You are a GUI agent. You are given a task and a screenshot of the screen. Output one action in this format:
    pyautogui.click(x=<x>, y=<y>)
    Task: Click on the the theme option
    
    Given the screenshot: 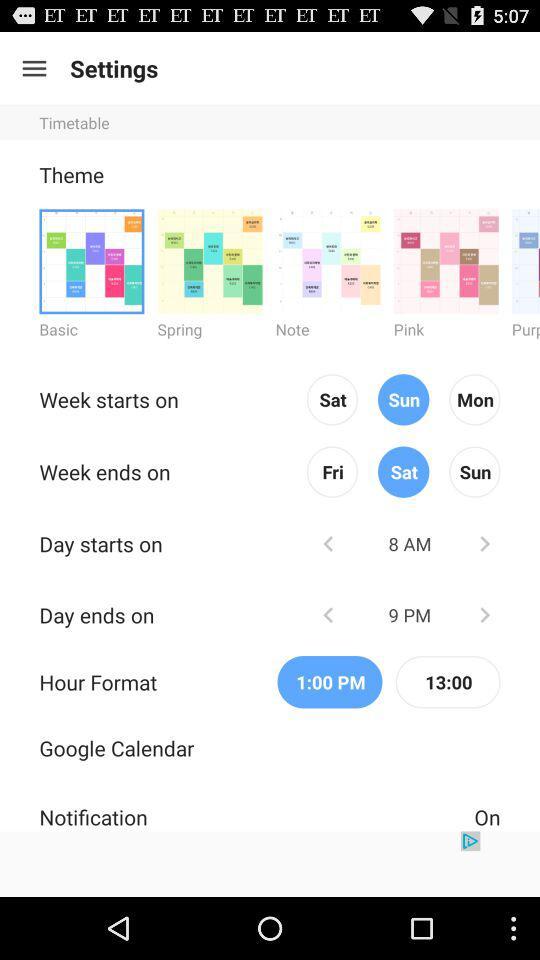 What is the action you would take?
    pyautogui.click(x=90, y=260)
    